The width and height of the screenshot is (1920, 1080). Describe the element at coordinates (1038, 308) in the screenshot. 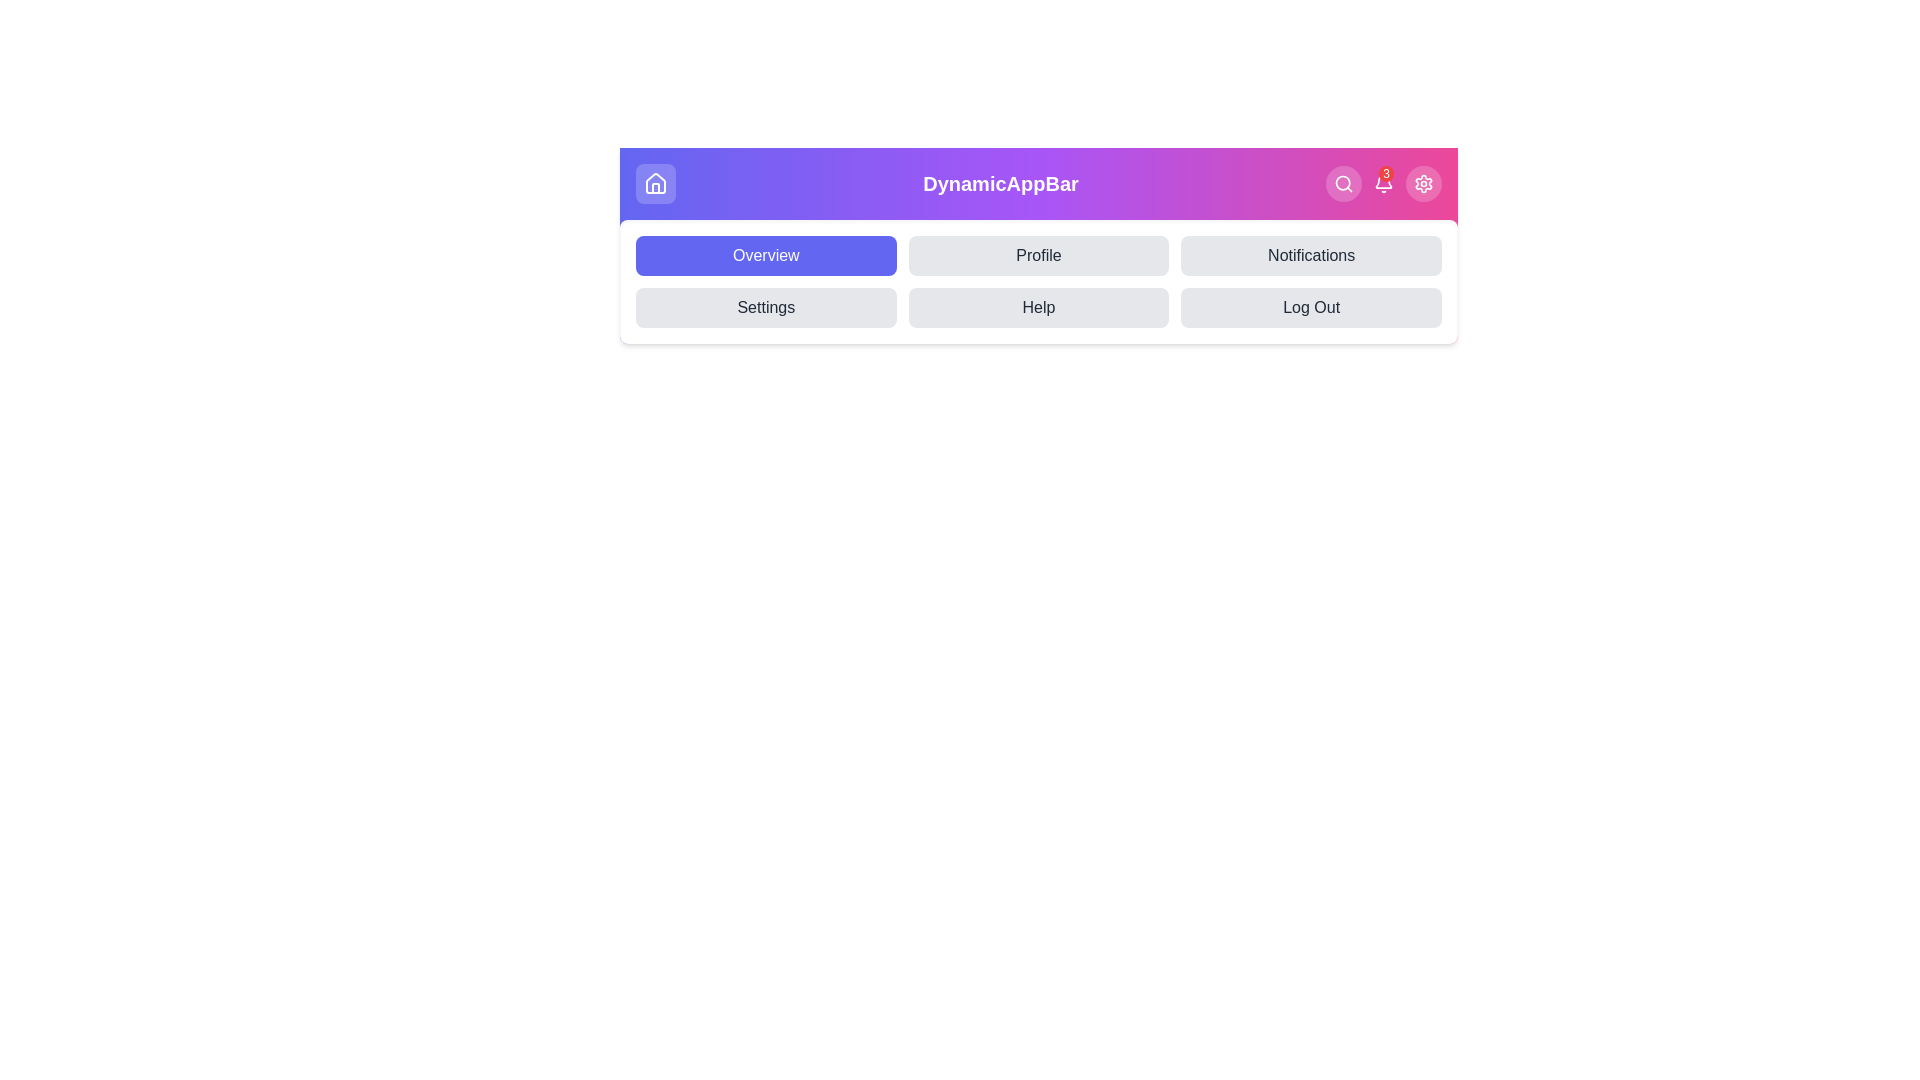

I see `the Help tab in the navigation menu` at that location.